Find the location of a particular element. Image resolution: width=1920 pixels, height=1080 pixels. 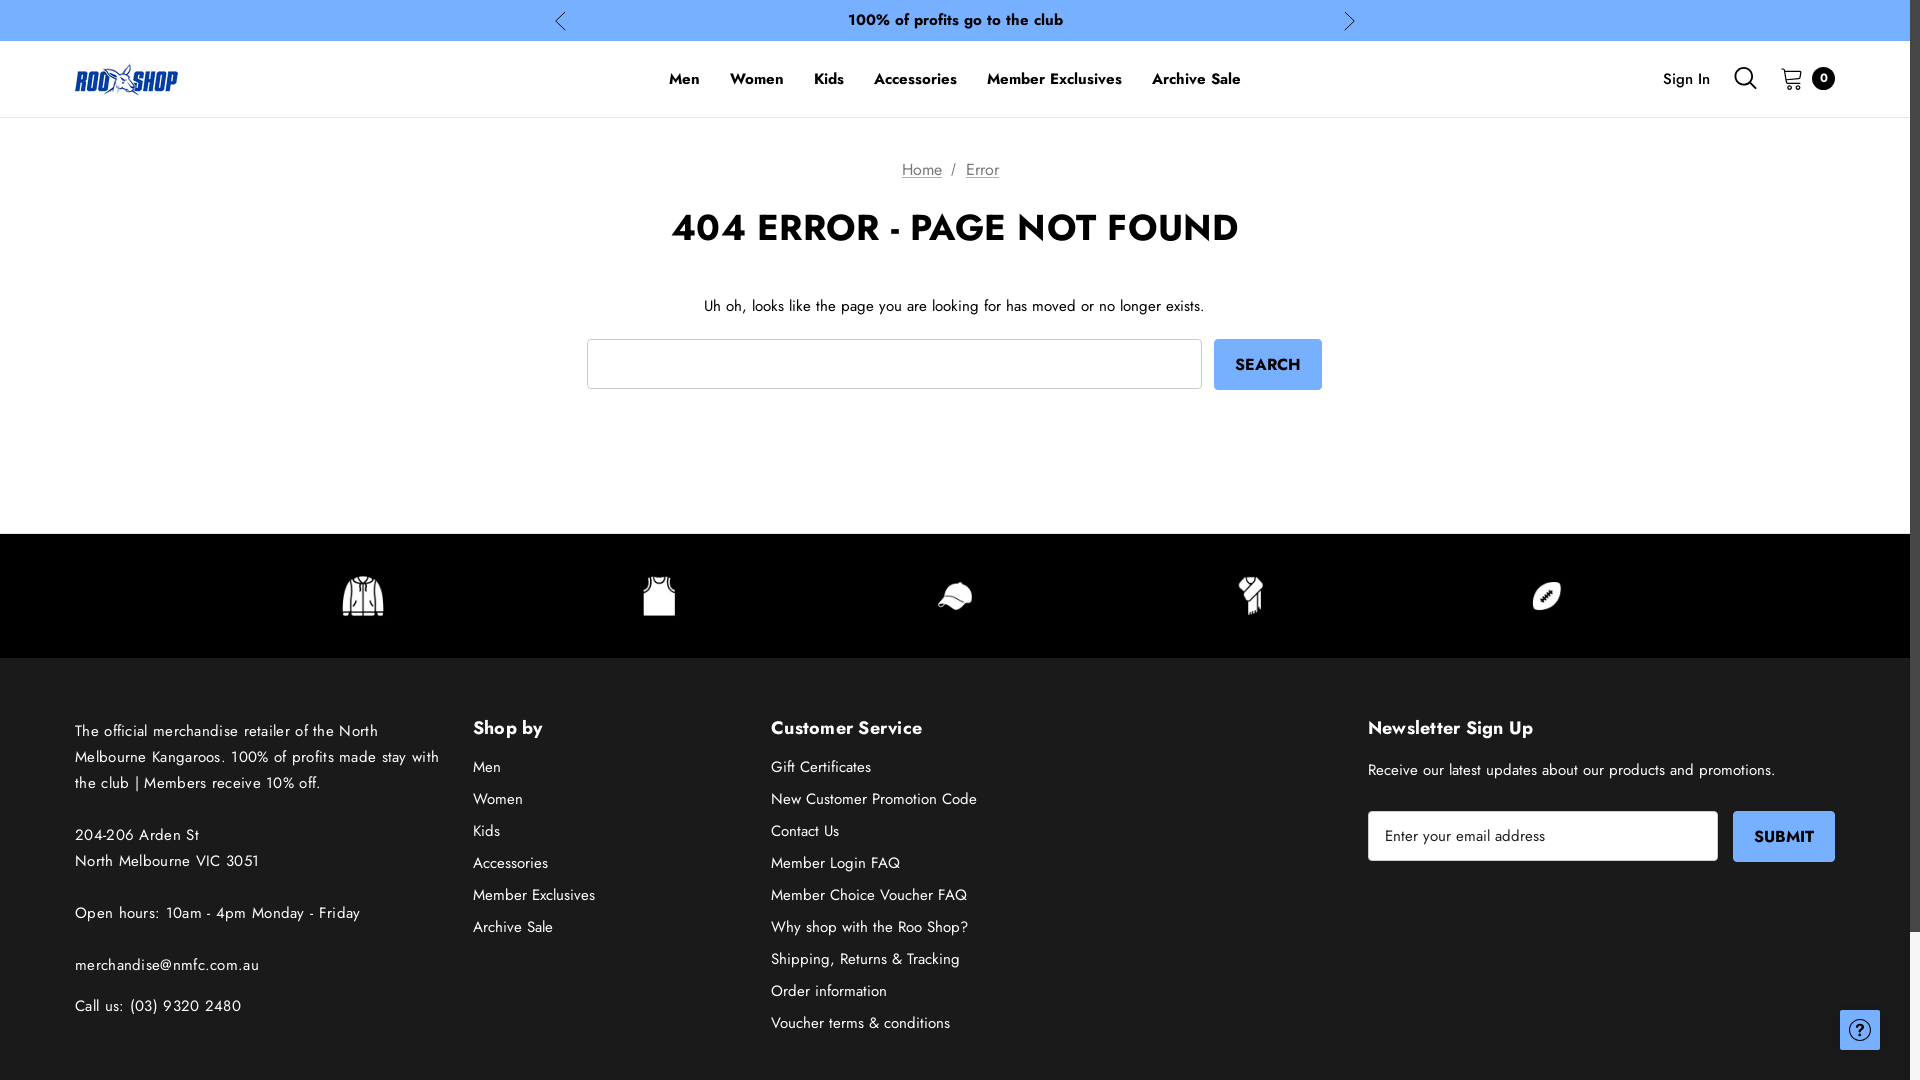

'Call us: (03) 9320 2480' is located at coordinates (157, 1006).